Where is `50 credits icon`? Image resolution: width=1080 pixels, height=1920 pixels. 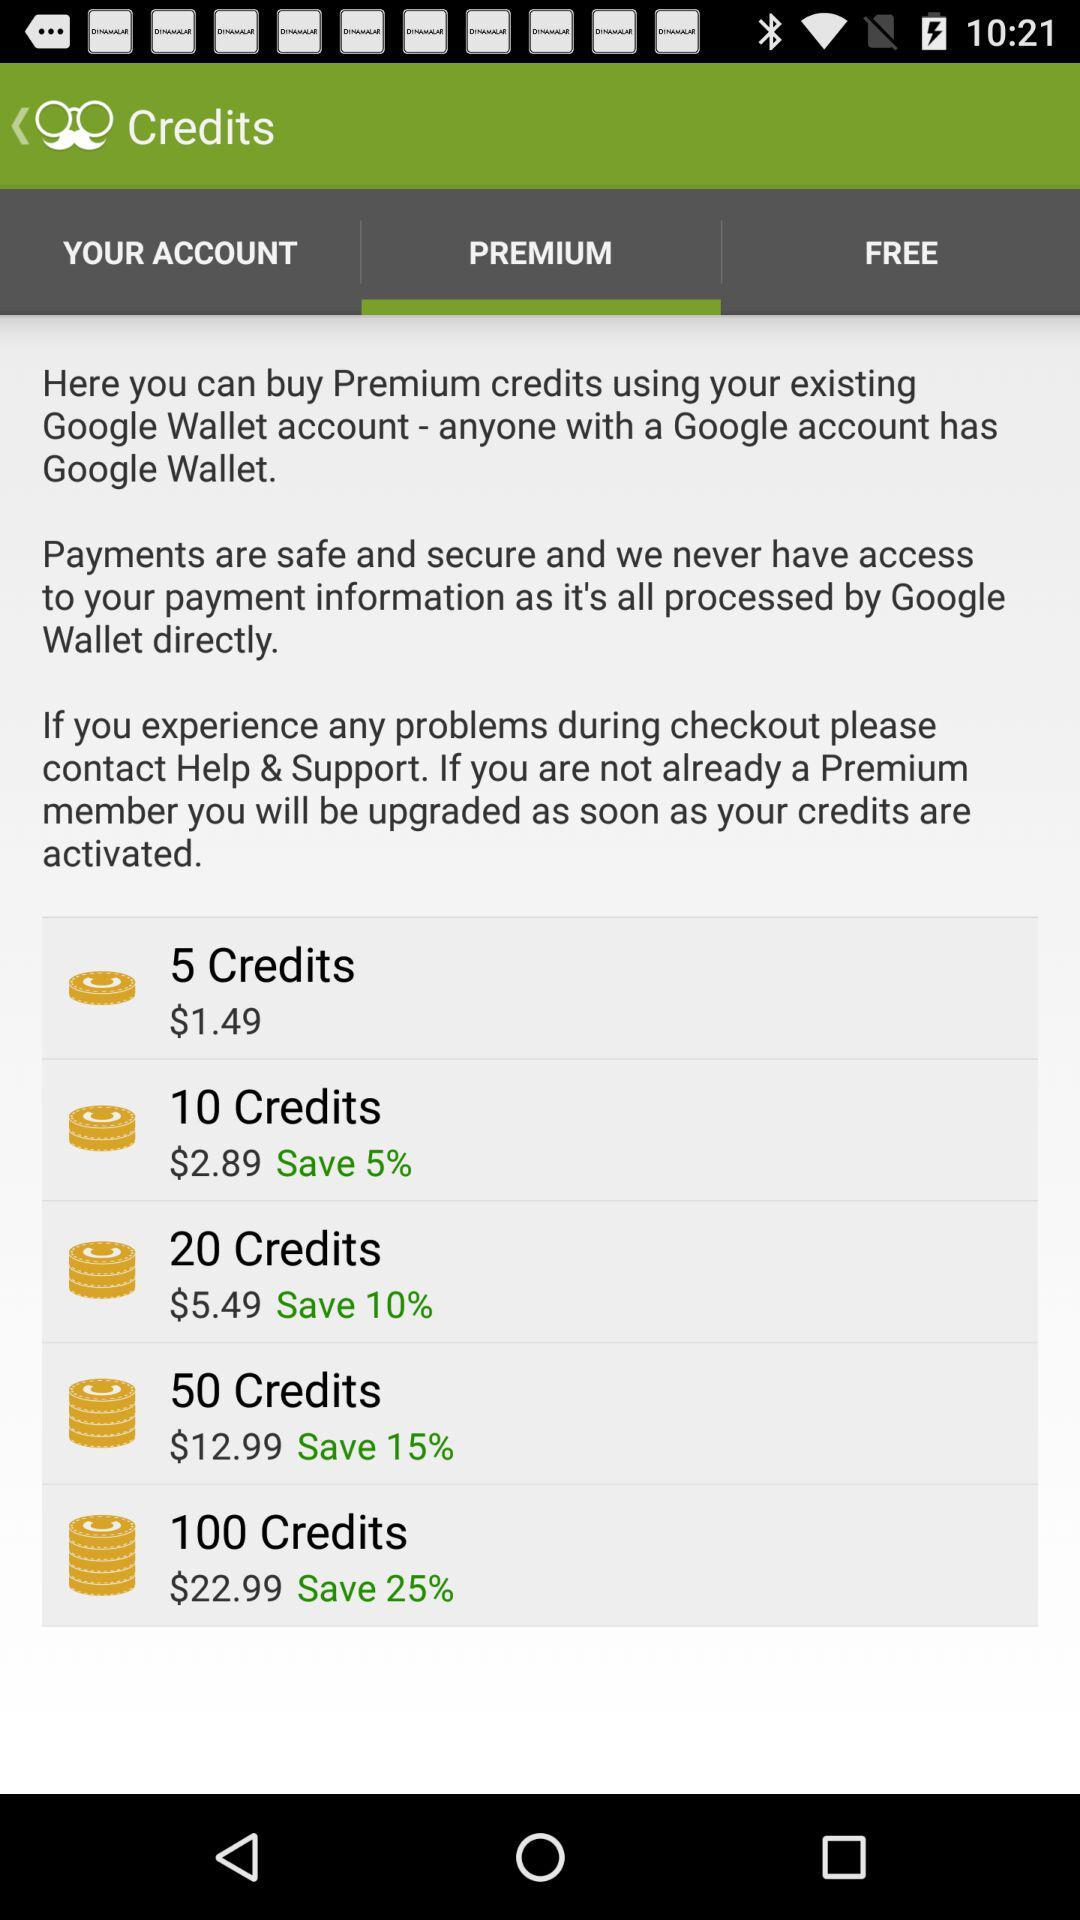 50 credits icon is located at coordinates (275, 1387).